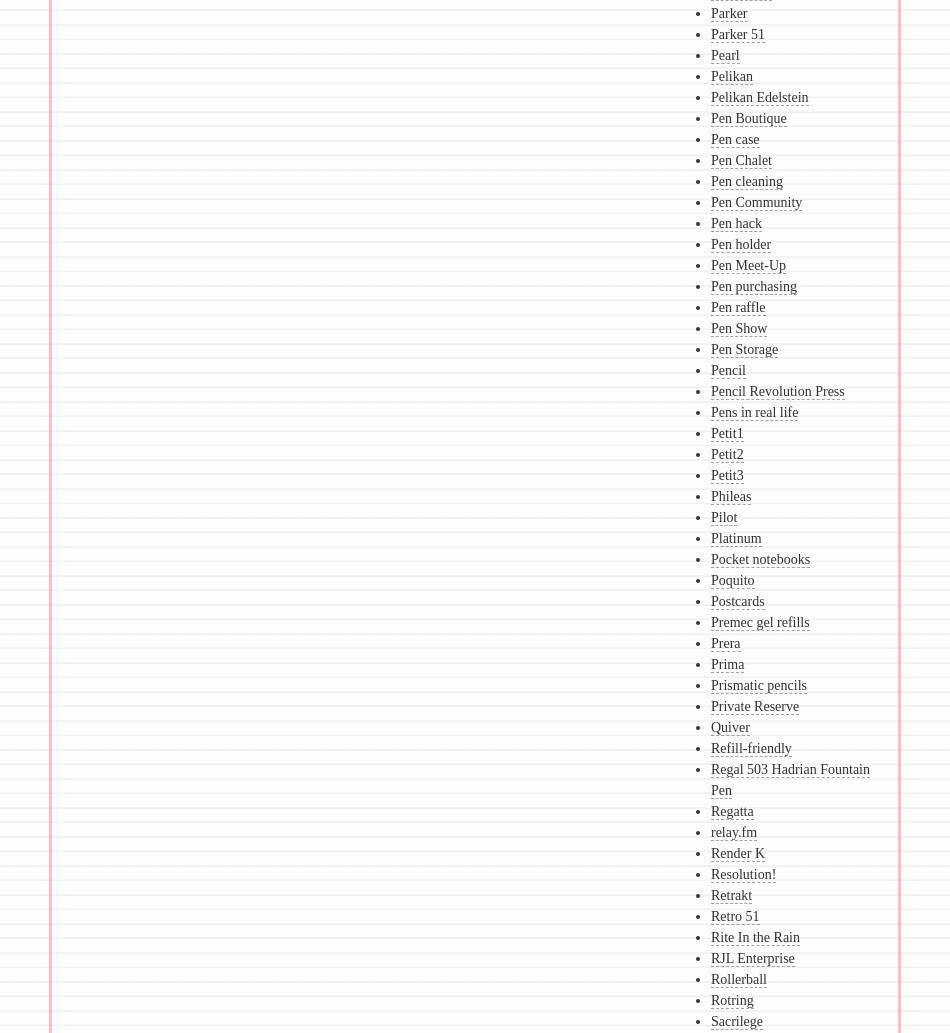  I want to click on 'Resolution!', so click(710, 873).